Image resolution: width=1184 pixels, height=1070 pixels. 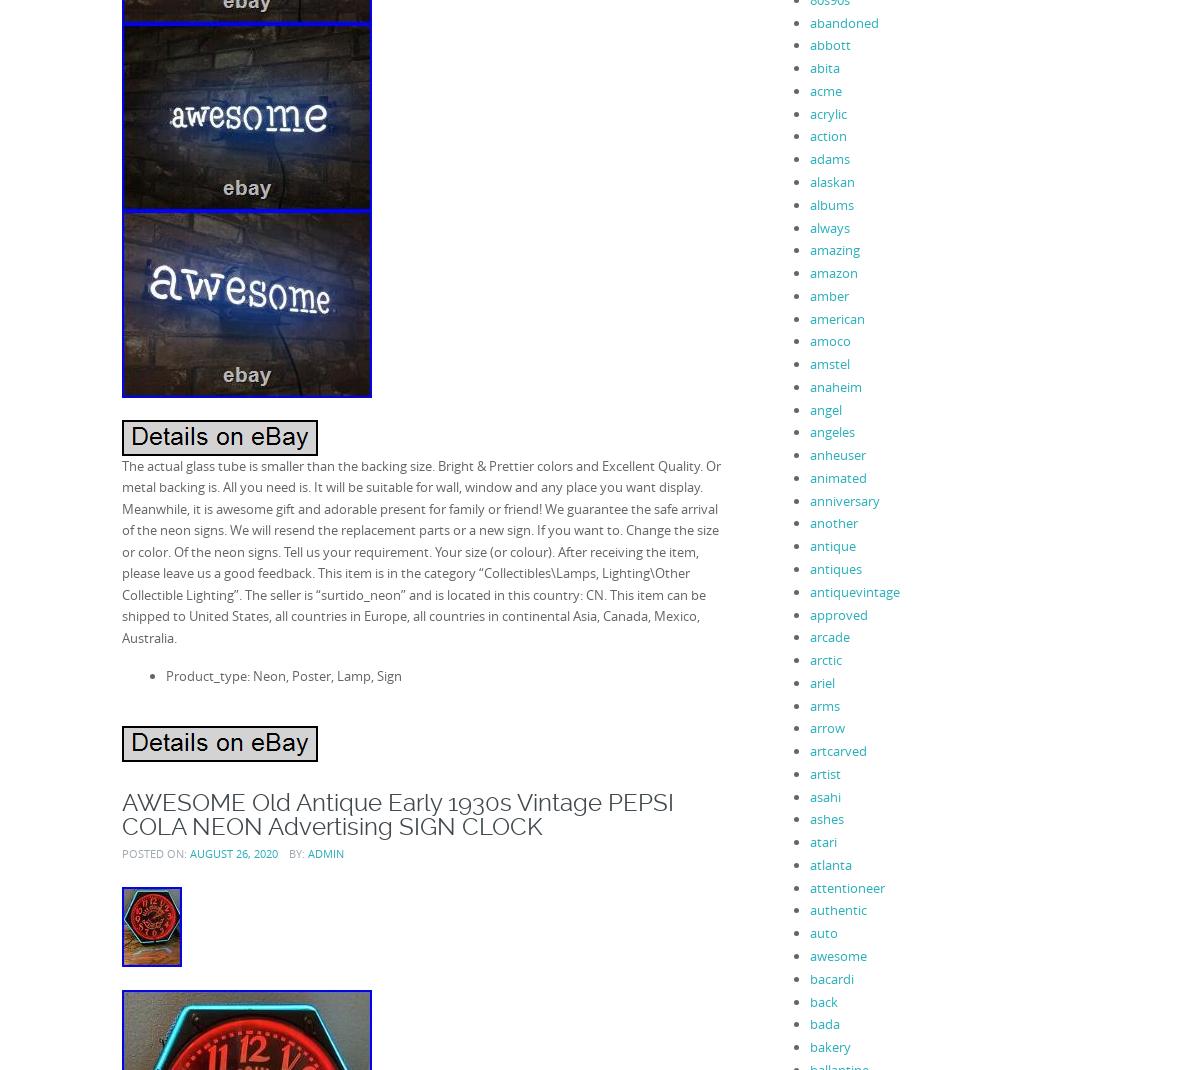 What do you see at coordinates (825, 88) in the screenshot?
I see `'acme'` at bounding box center [825, 88].